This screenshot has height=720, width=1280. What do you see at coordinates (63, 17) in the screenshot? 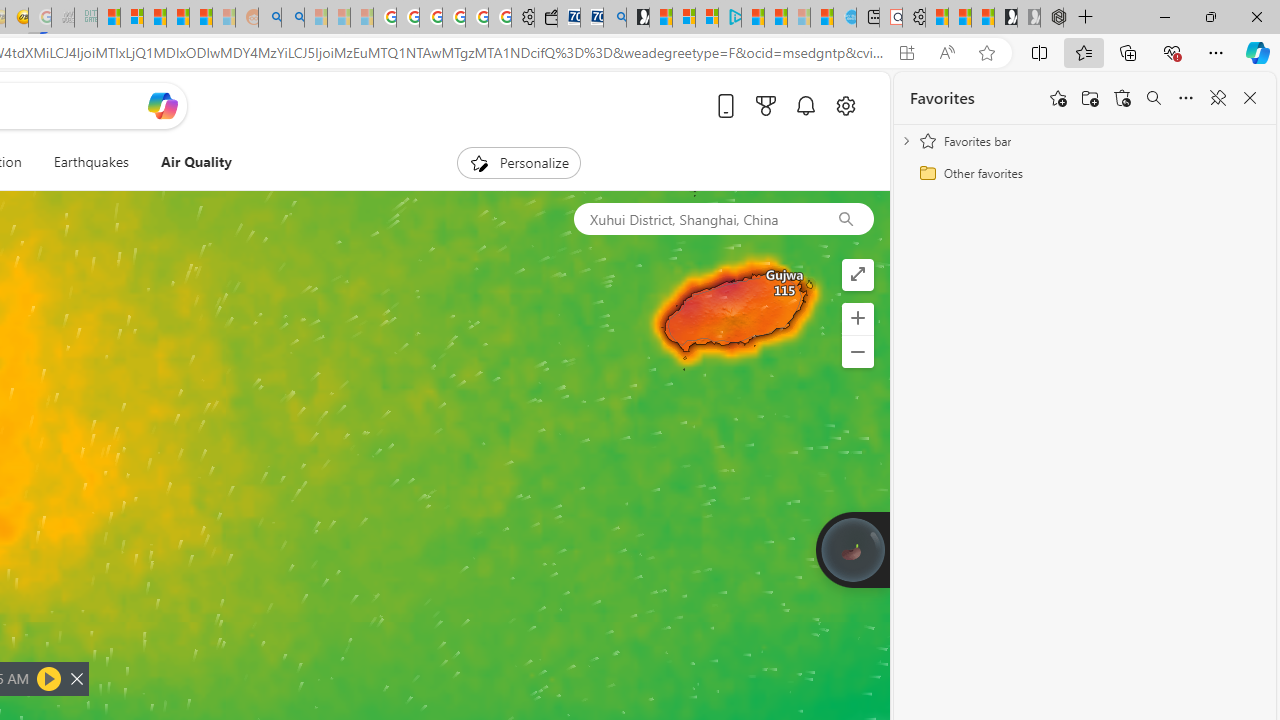
I see `'Navy Quest'` at bounding box center [63, 17].